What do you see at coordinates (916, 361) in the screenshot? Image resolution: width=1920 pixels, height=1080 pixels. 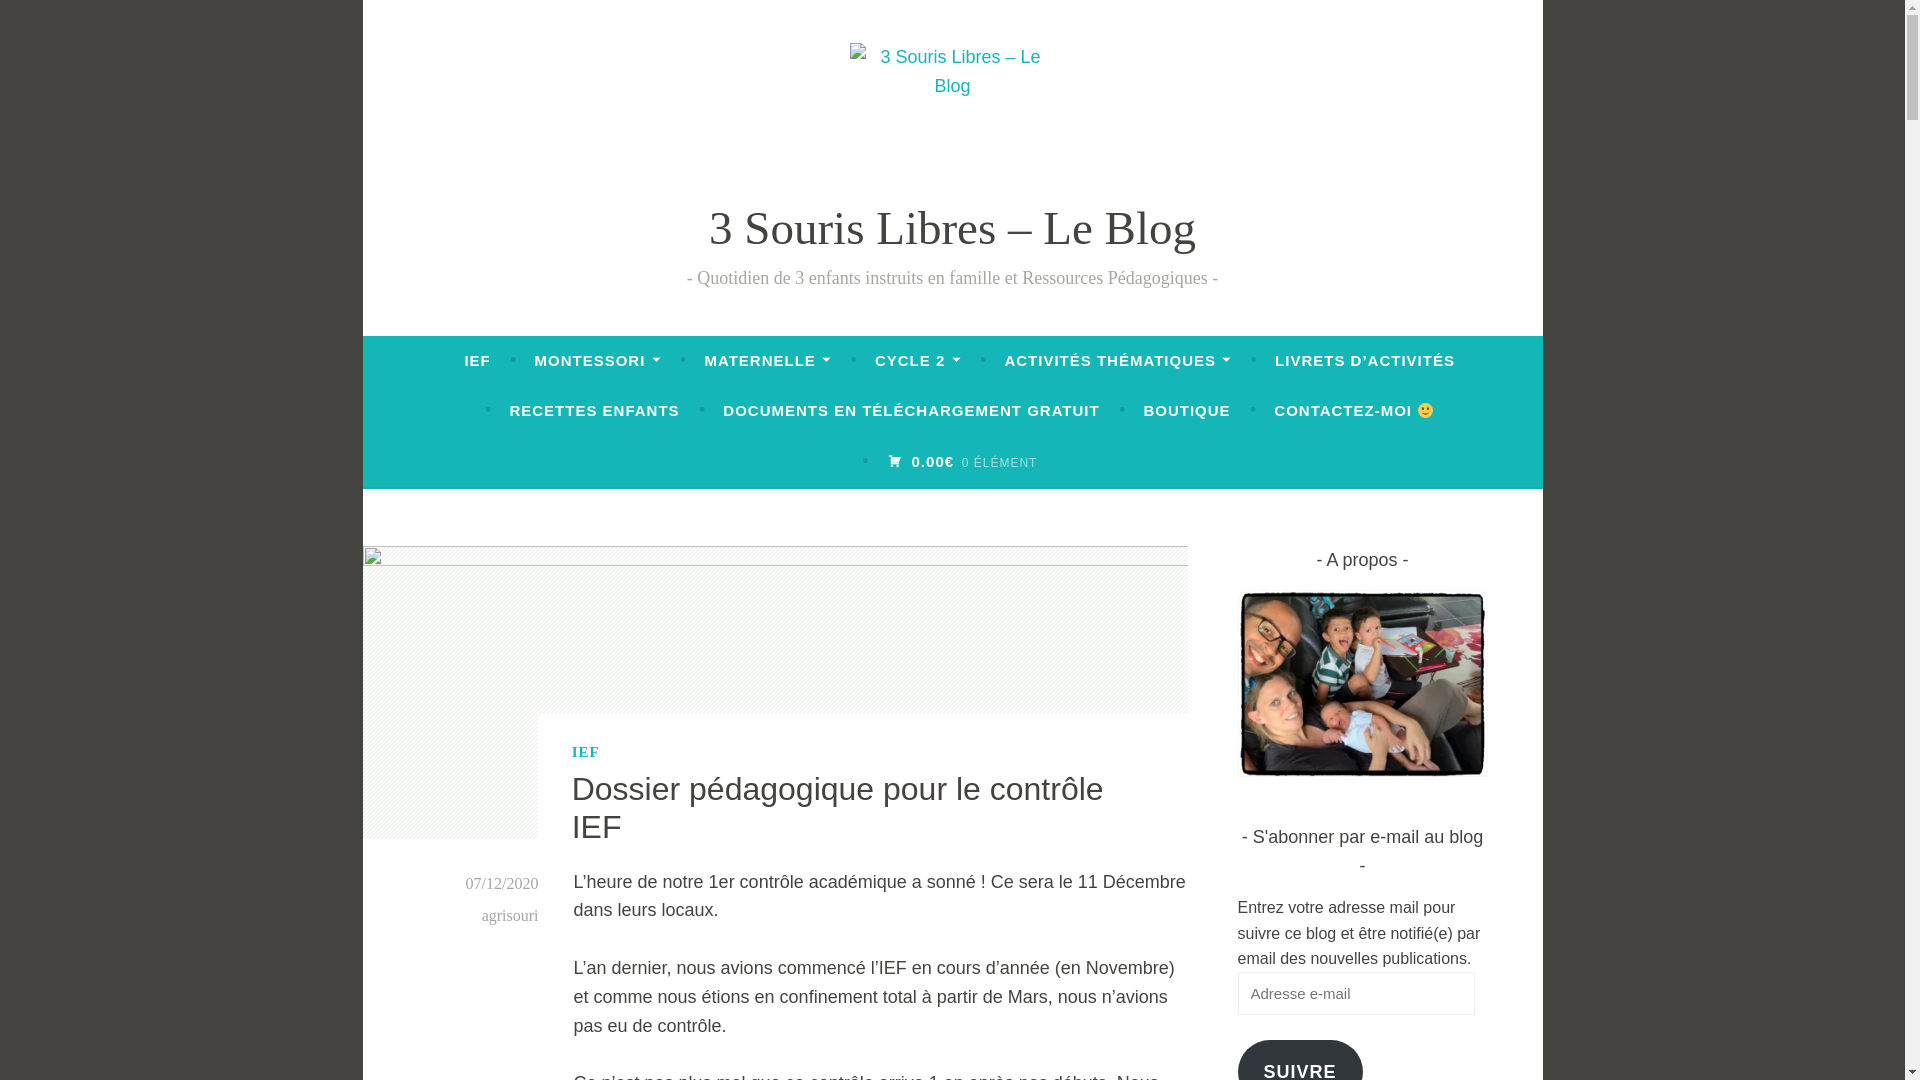 I see `'CYCLE 2'` at bounding box center [916, 361].